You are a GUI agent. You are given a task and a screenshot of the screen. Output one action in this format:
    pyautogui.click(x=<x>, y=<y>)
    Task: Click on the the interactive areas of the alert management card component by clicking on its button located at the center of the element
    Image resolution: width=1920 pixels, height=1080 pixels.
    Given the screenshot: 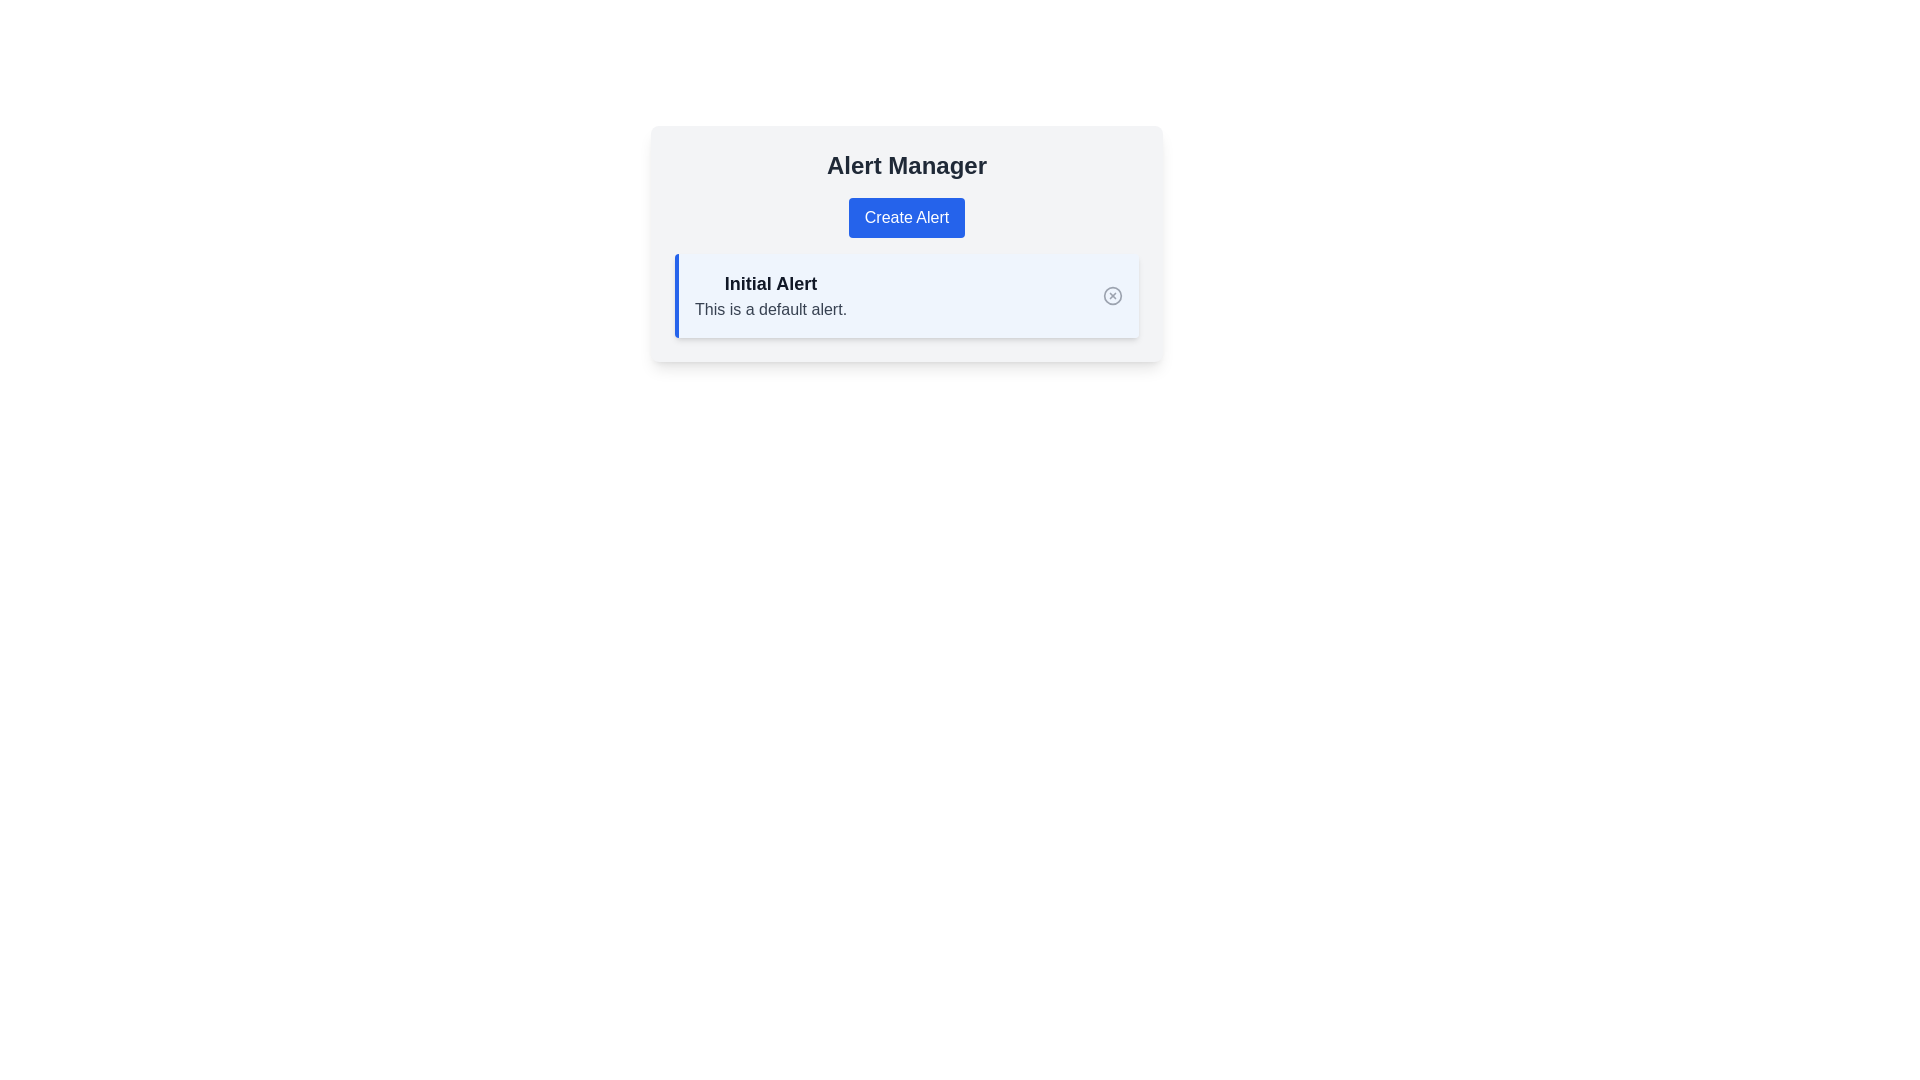 What is the action you would take?
    pyautogui.click(x=906, y=242)
    